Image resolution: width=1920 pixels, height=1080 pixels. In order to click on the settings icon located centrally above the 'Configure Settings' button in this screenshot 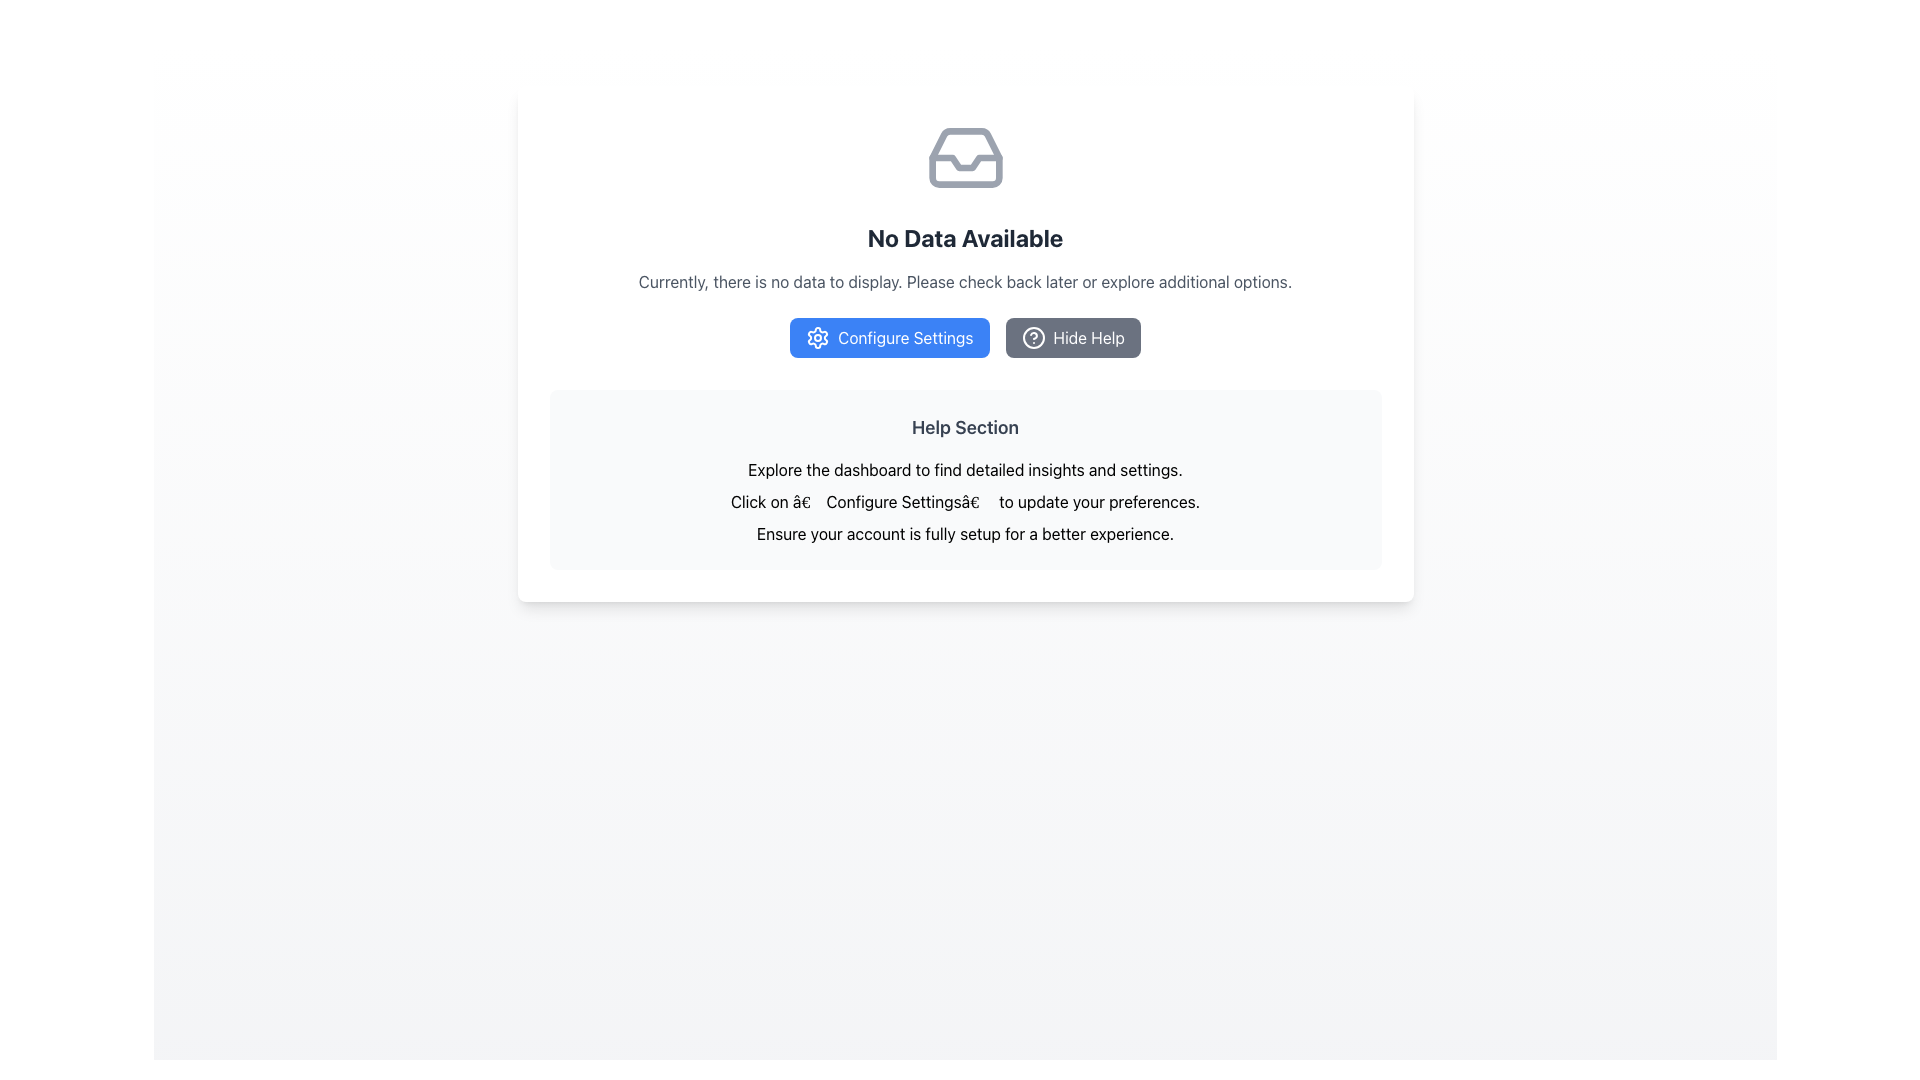, I will do `click(818, 337)`.